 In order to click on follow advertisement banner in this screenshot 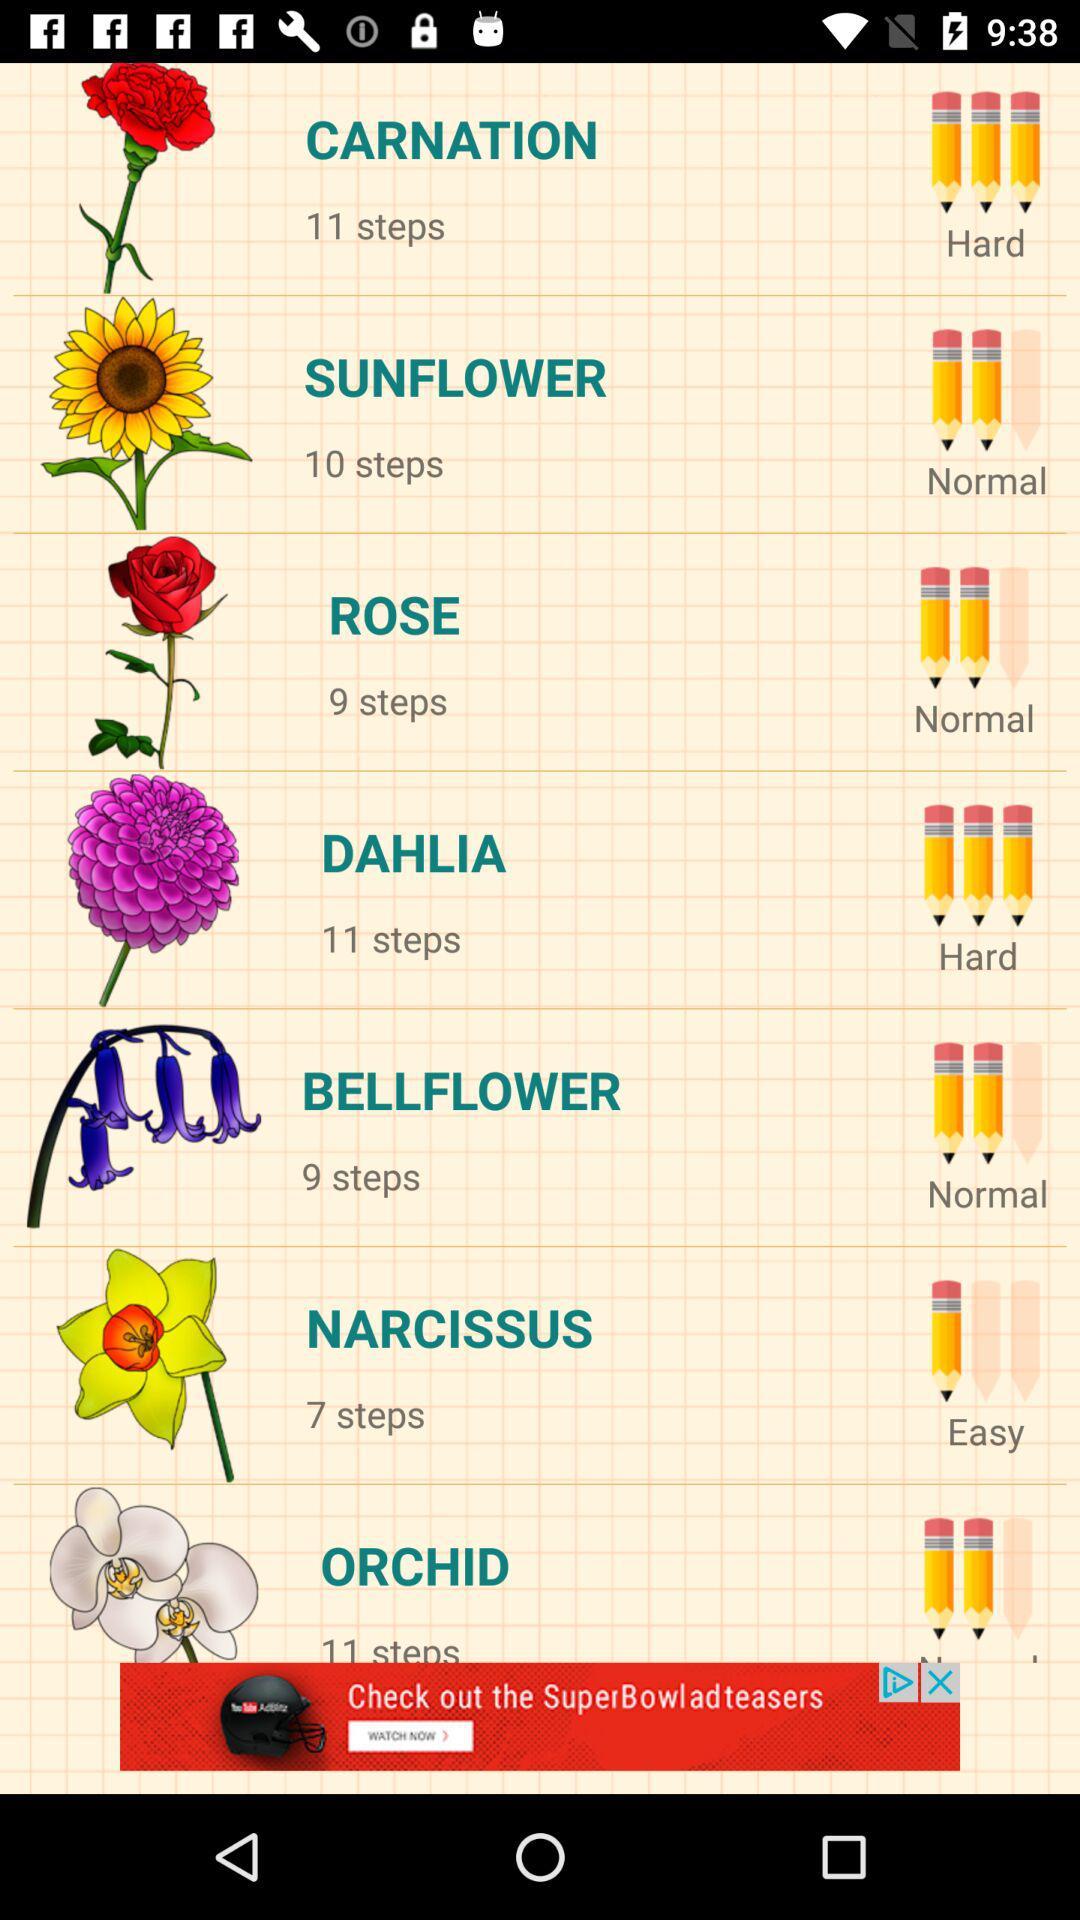, I will do `click(540, 1727)`.